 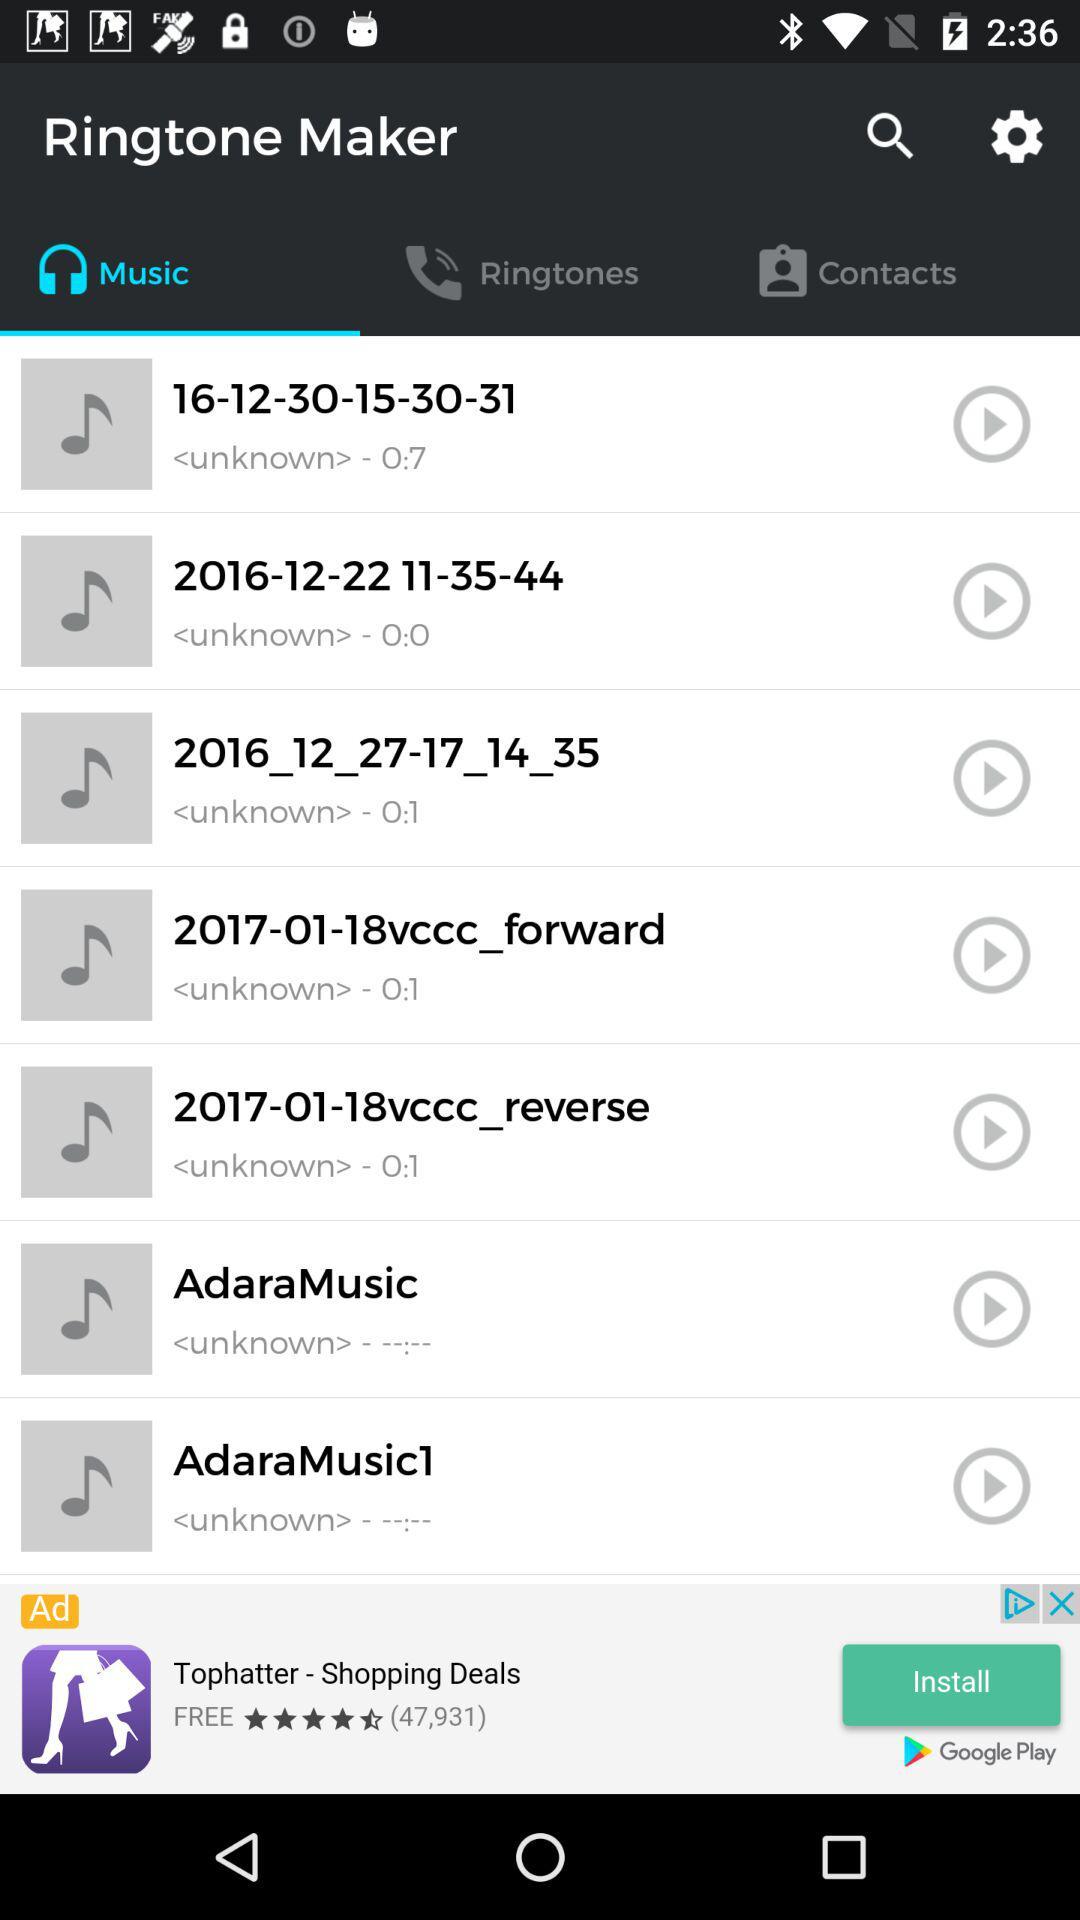 I want to click on the audio, so click(x=991, y=954).